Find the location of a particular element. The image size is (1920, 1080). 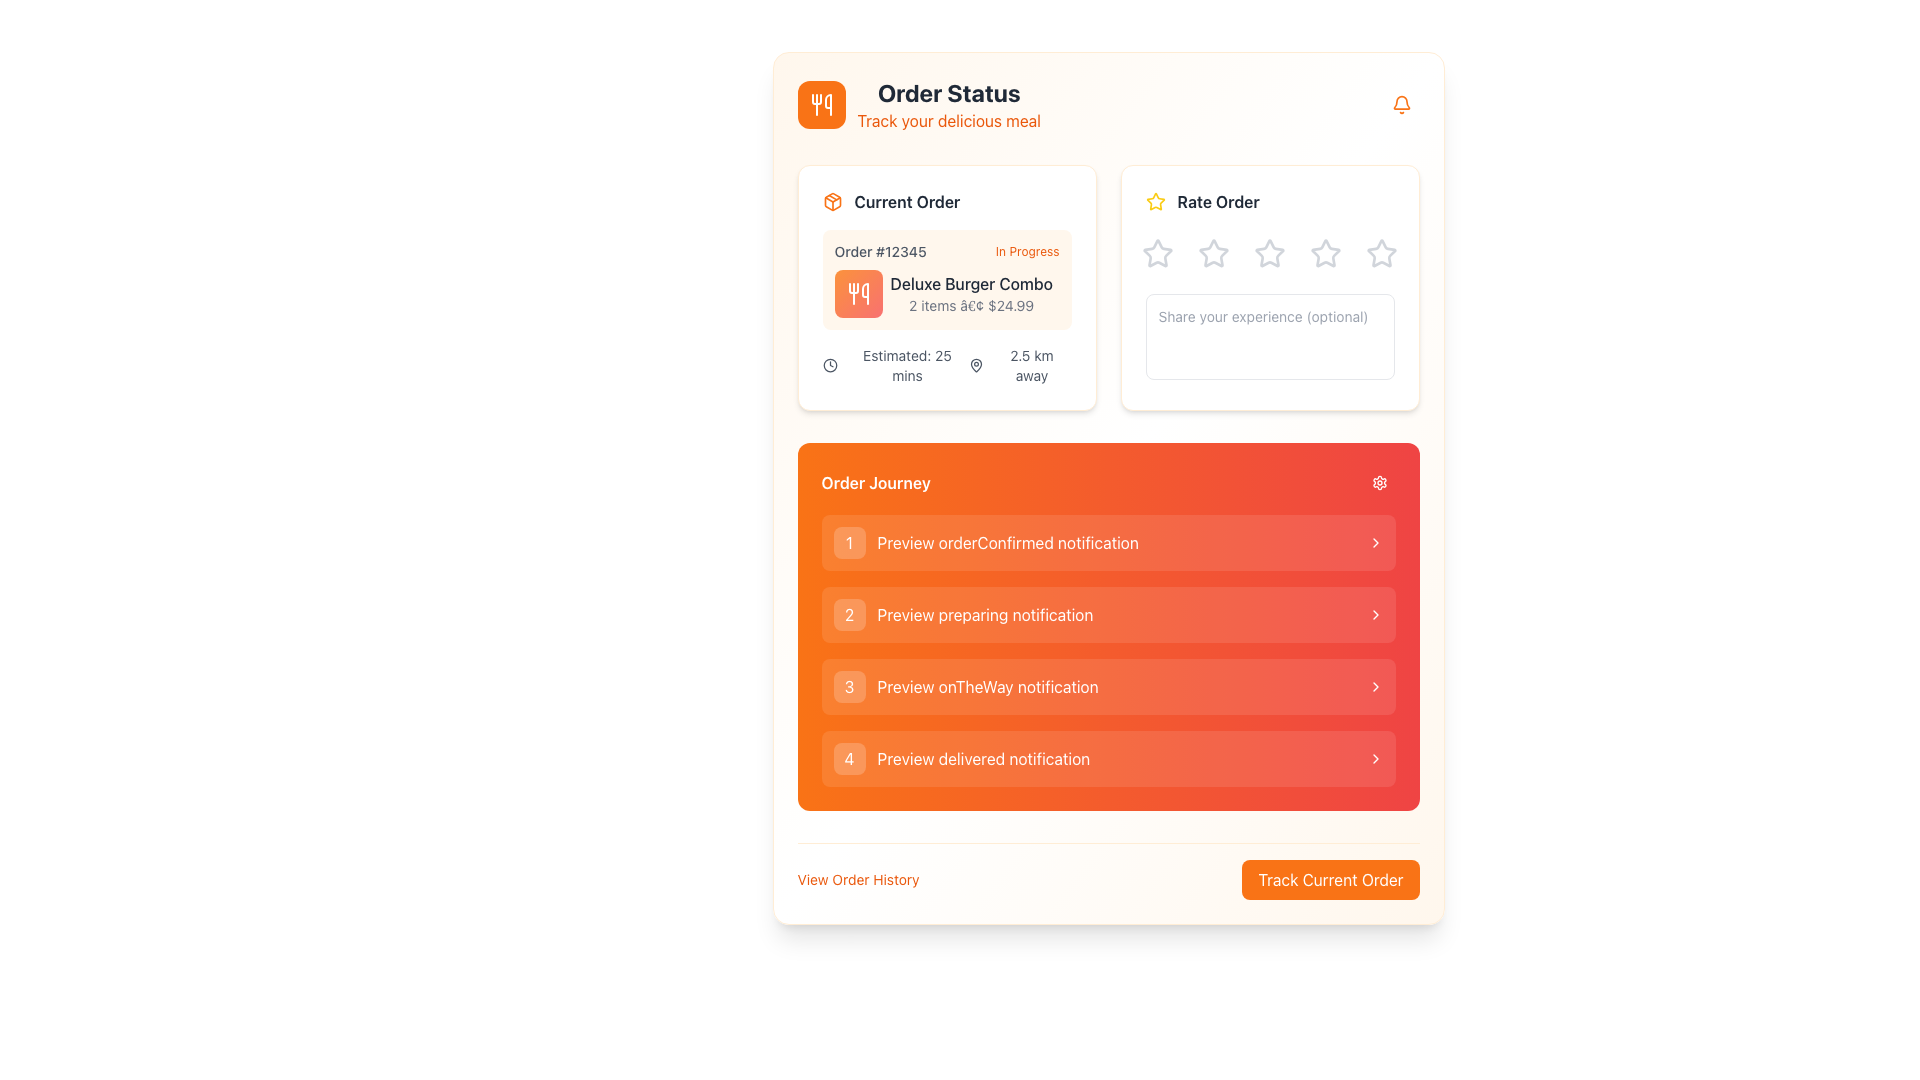

the 'Current Order' header with the package icon located at the top left corner of the order details card is located at coordinates (945, 201).